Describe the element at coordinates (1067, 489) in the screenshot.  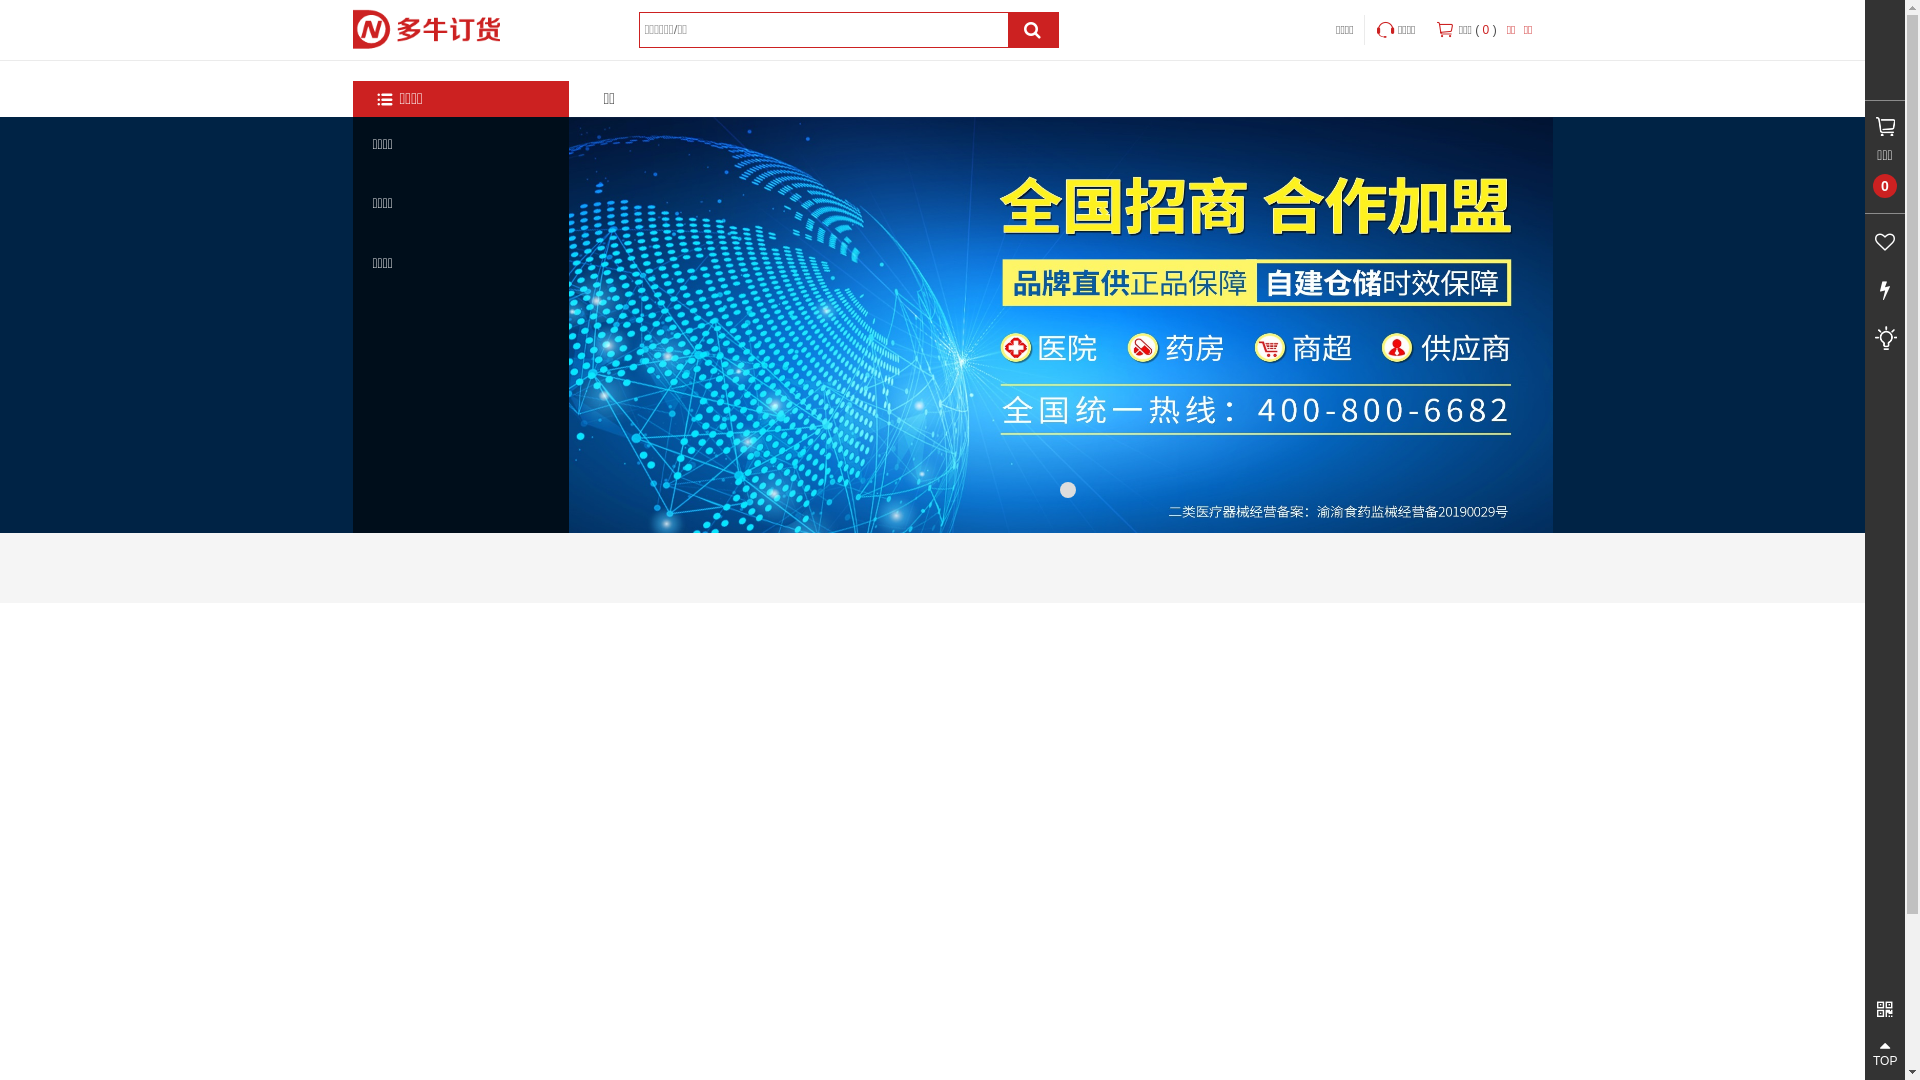
I see `'1'` at that location.